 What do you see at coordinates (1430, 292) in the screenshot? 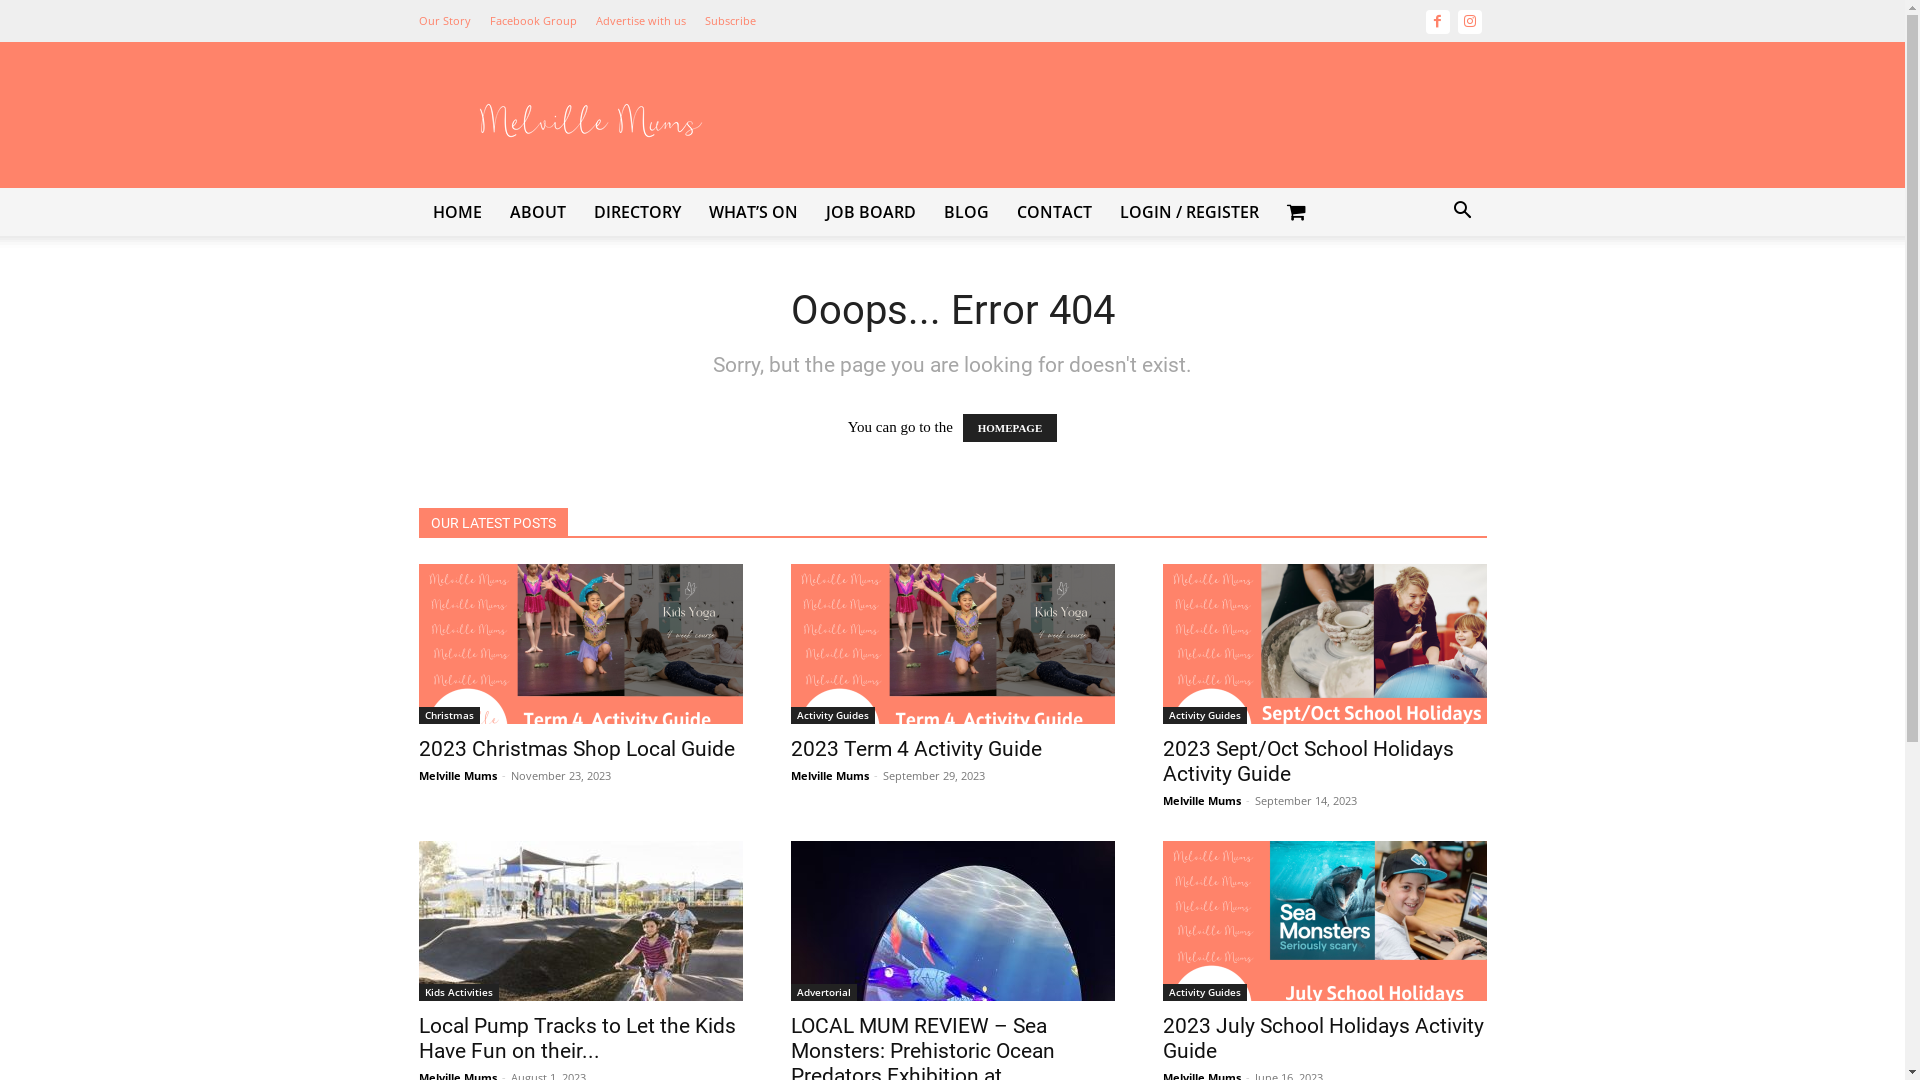
I see `'Search'` at bounding box center [1430, 292].